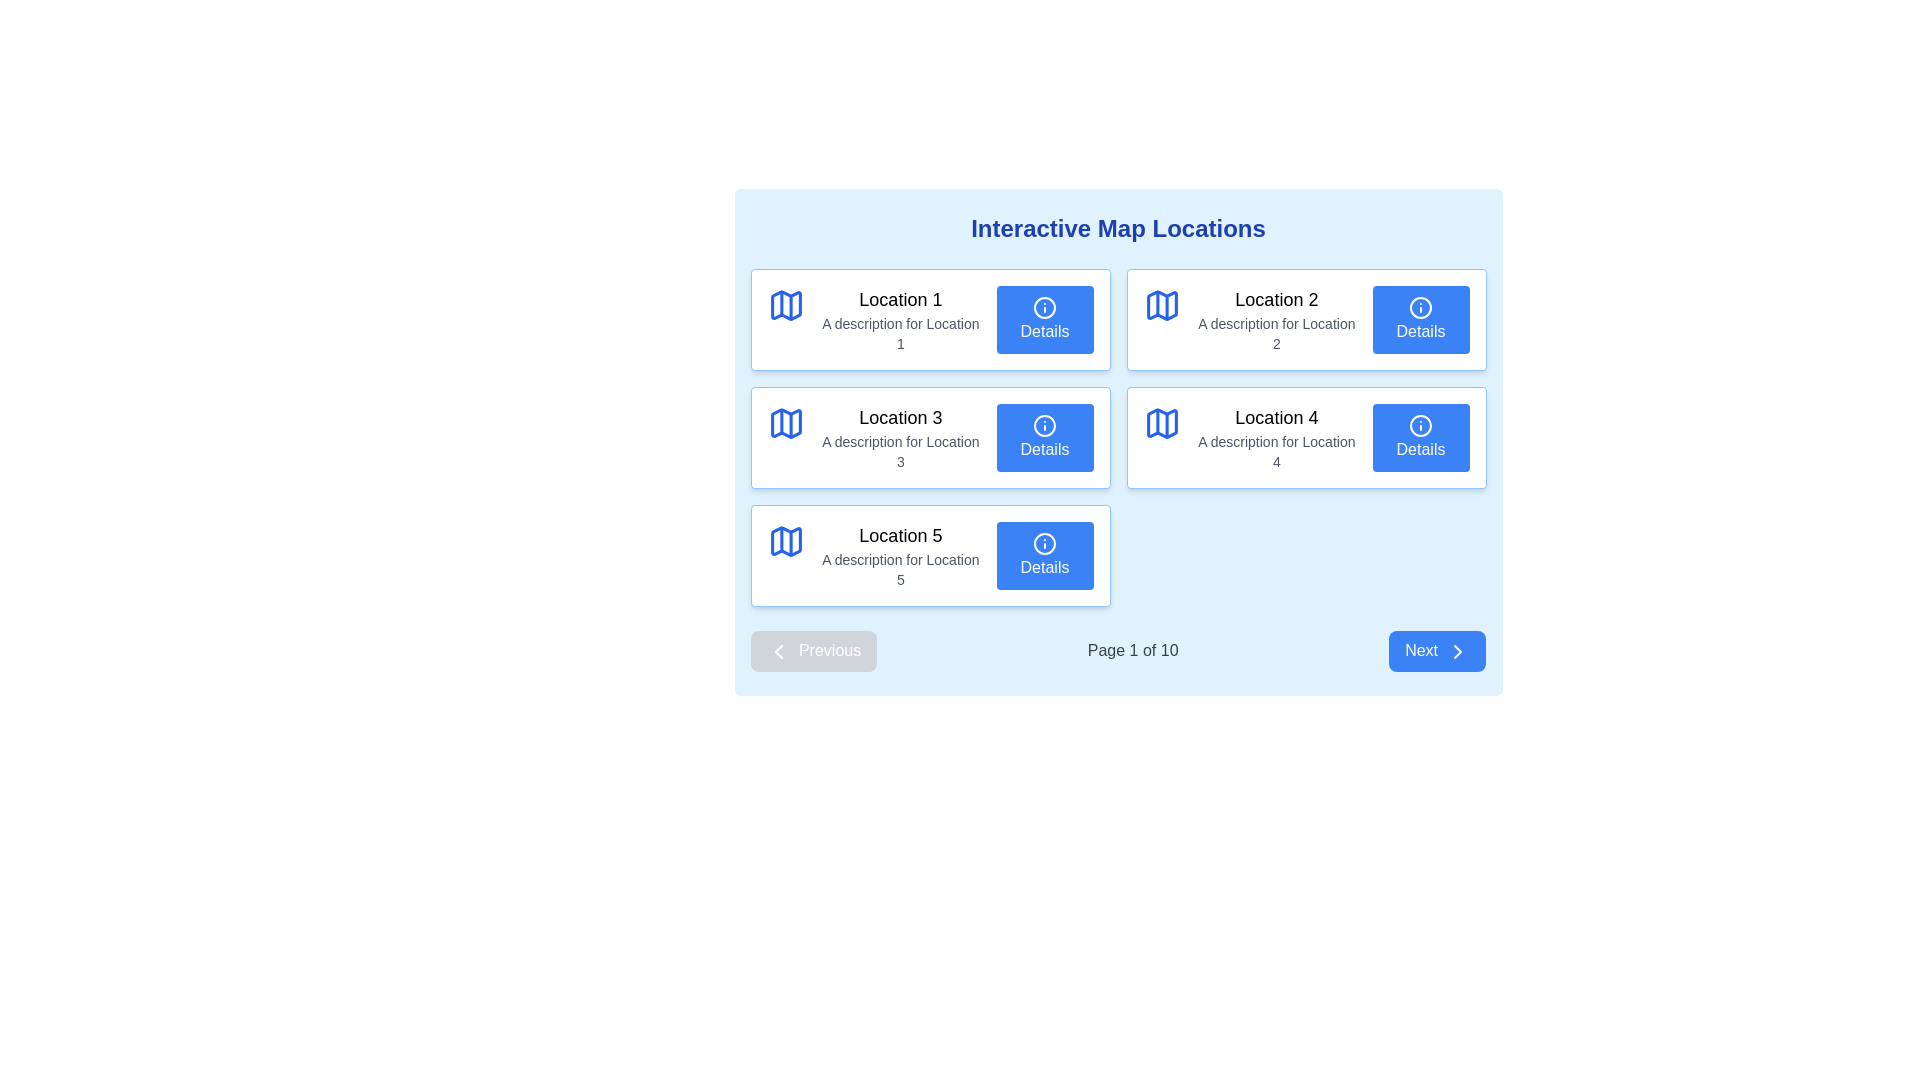 The height and width of the screenshot is (1080, 1920). What do you see at coordinates (1275, 333) in the screenshot?
I see `the static descriptive text element displaying 'A description for Location 2', which is styled in smaller gray font and positioned below the title 'Location 2' within the second card of a grid layout` at bounding box center [1275, 333].